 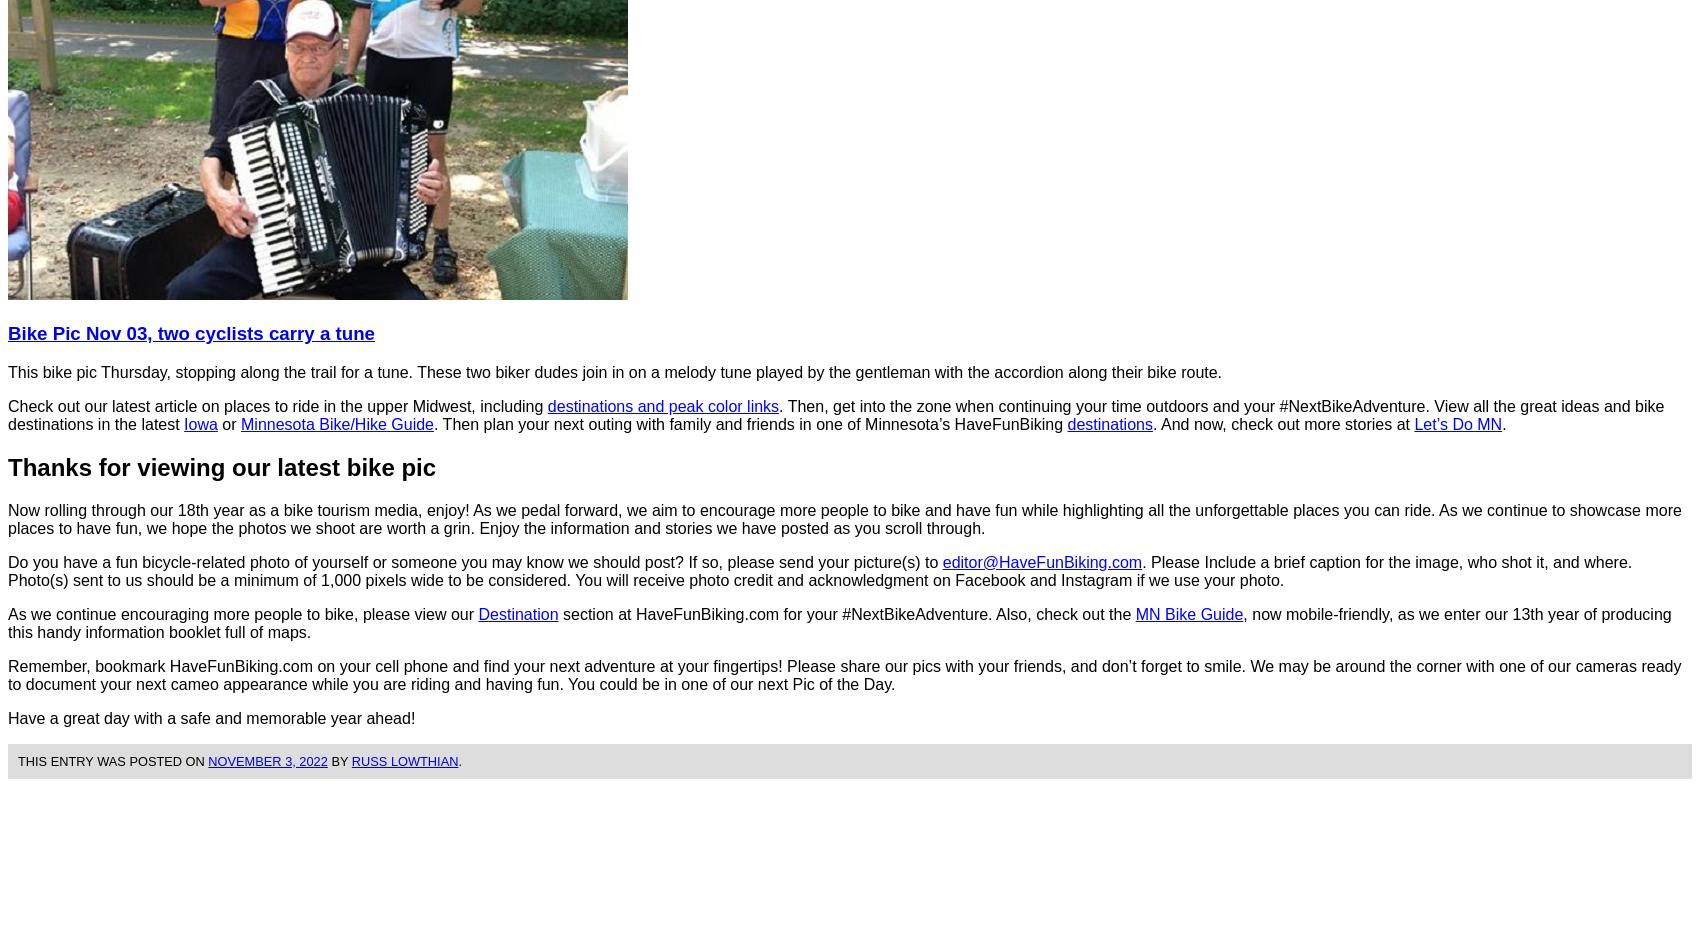 I want to click on 'This entry was posted', so click(x=101, y=760).